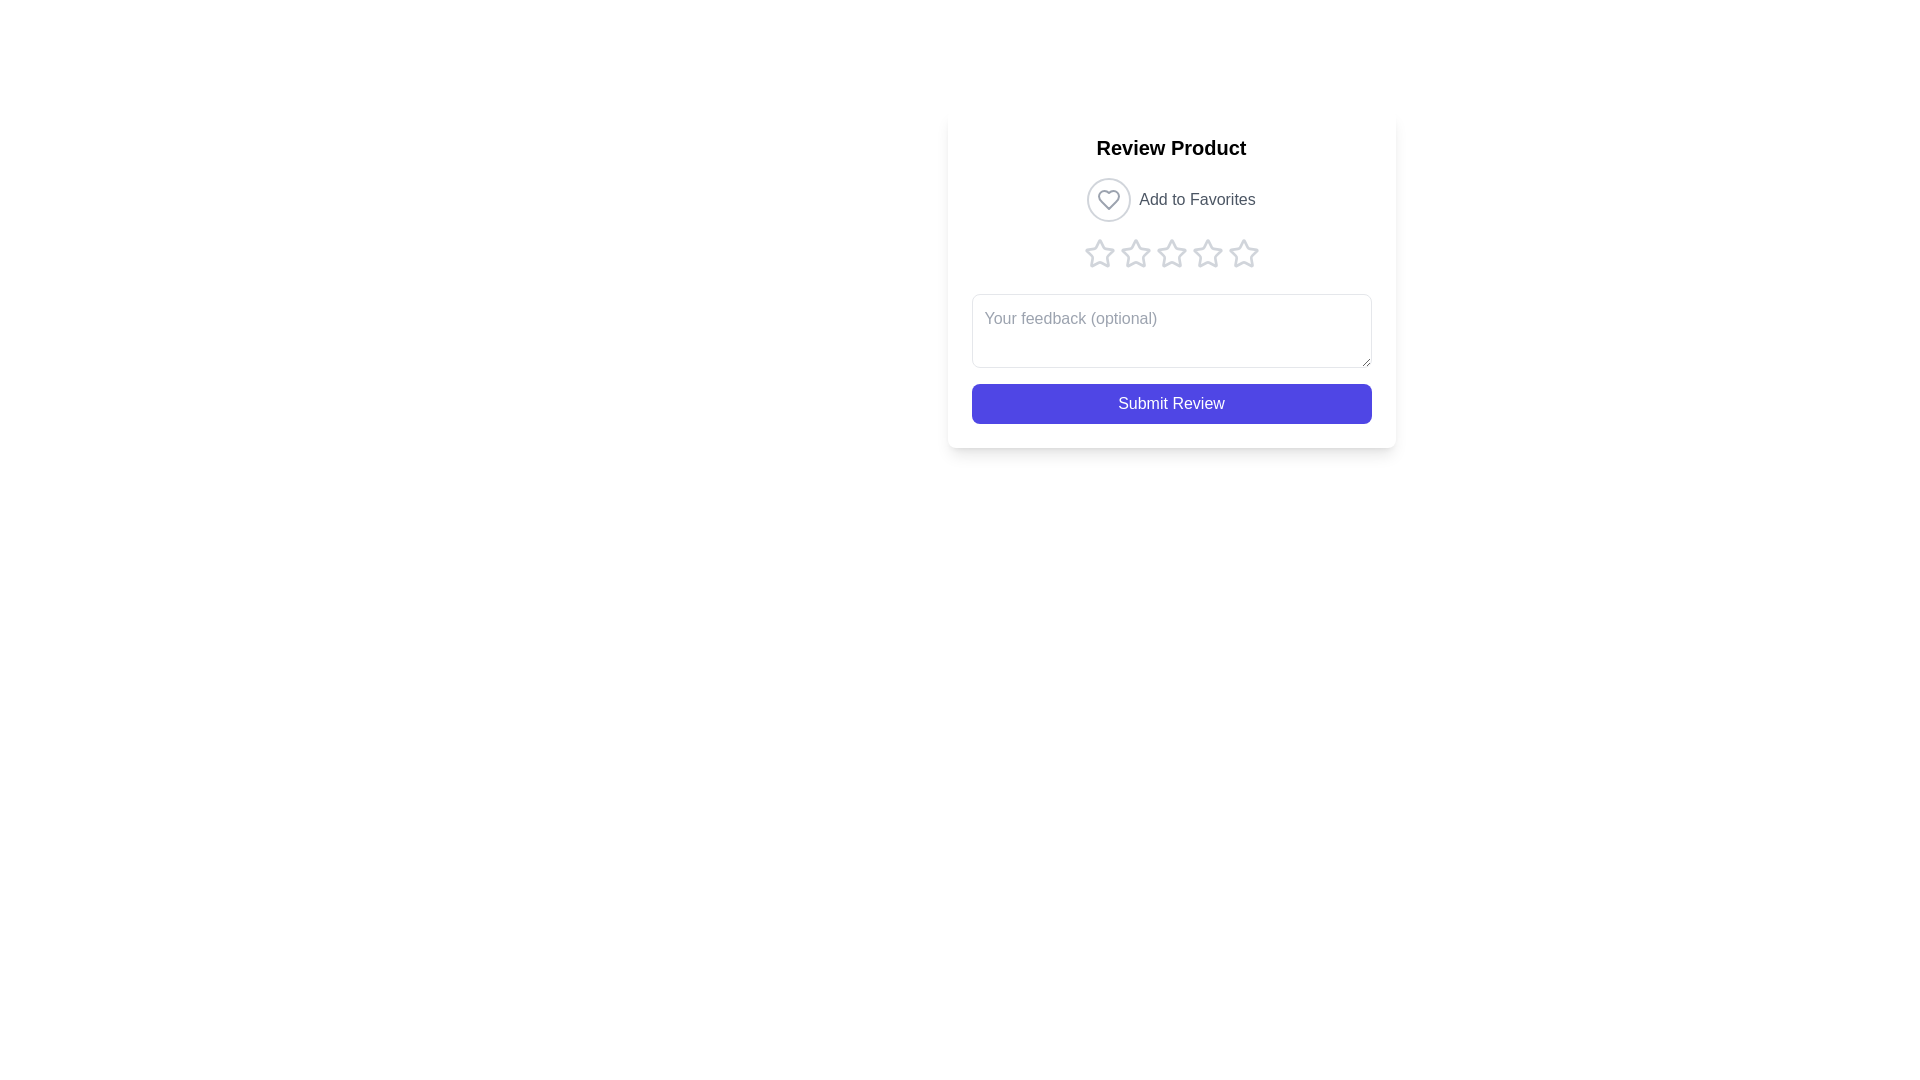 This screenshot has height=1080, width=1920. I want to click on the fifth star-shaped rating icon with a grey hue, so click(1242, 252).